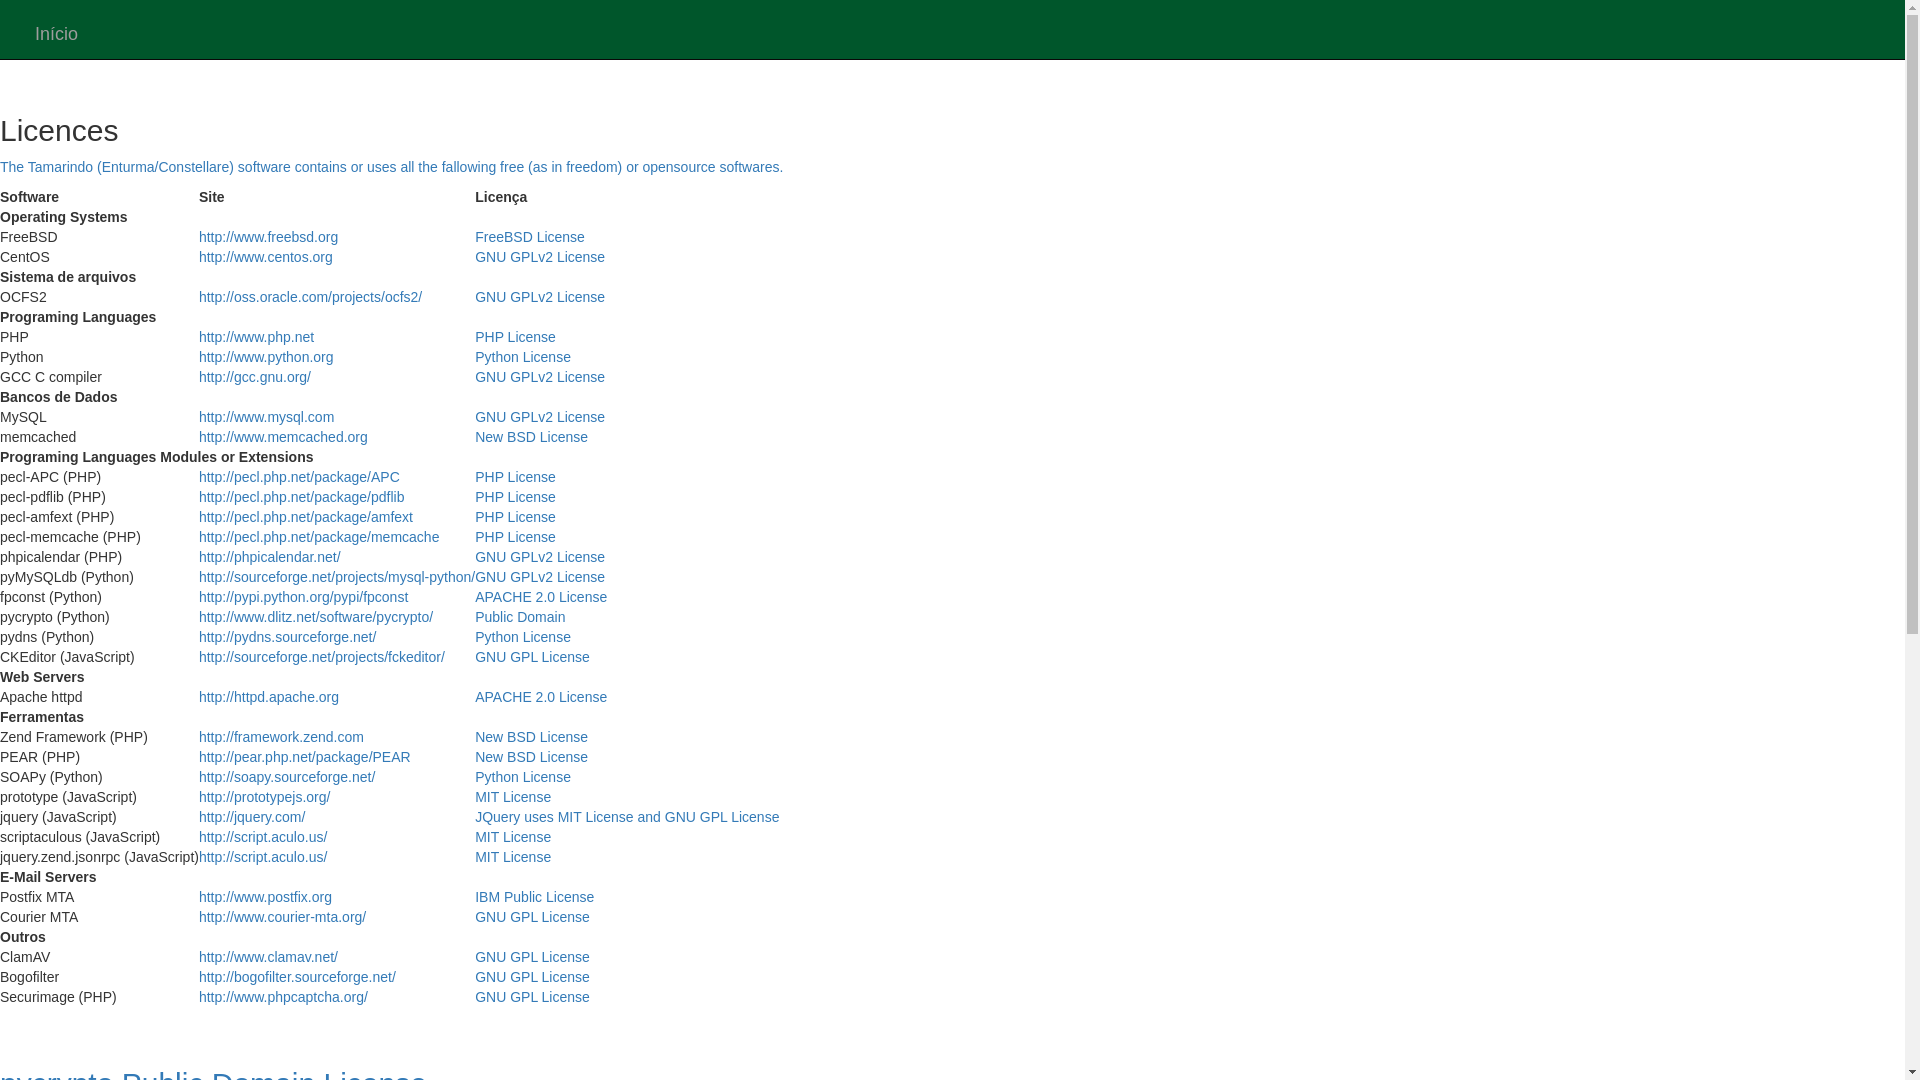 The width and height of the screenshot is (1920, 1080). What do you see at coordinates (264, 896) in the screenshot?
I see `'http://www.postfix.org'` at bounding box center [264, 896].